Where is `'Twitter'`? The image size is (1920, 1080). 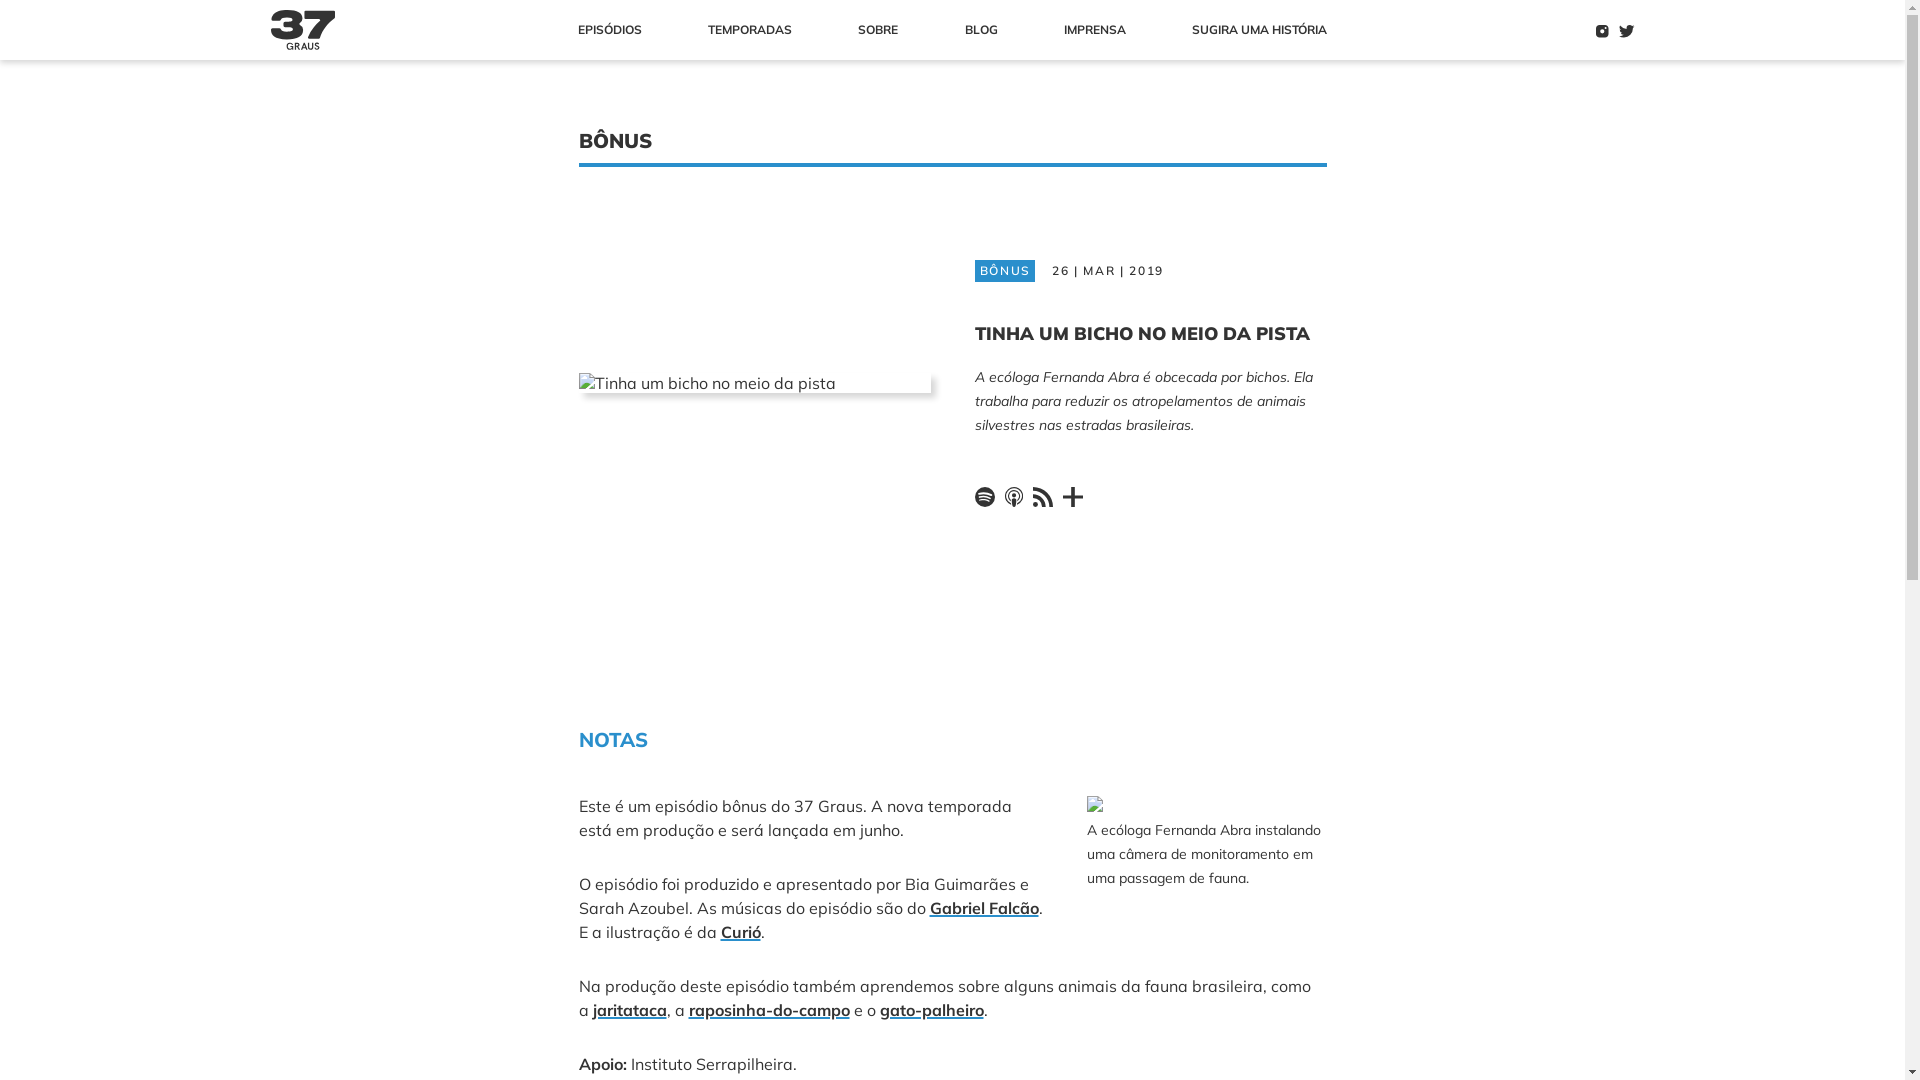 'Twitter' is located at coordinates (1627, 31).